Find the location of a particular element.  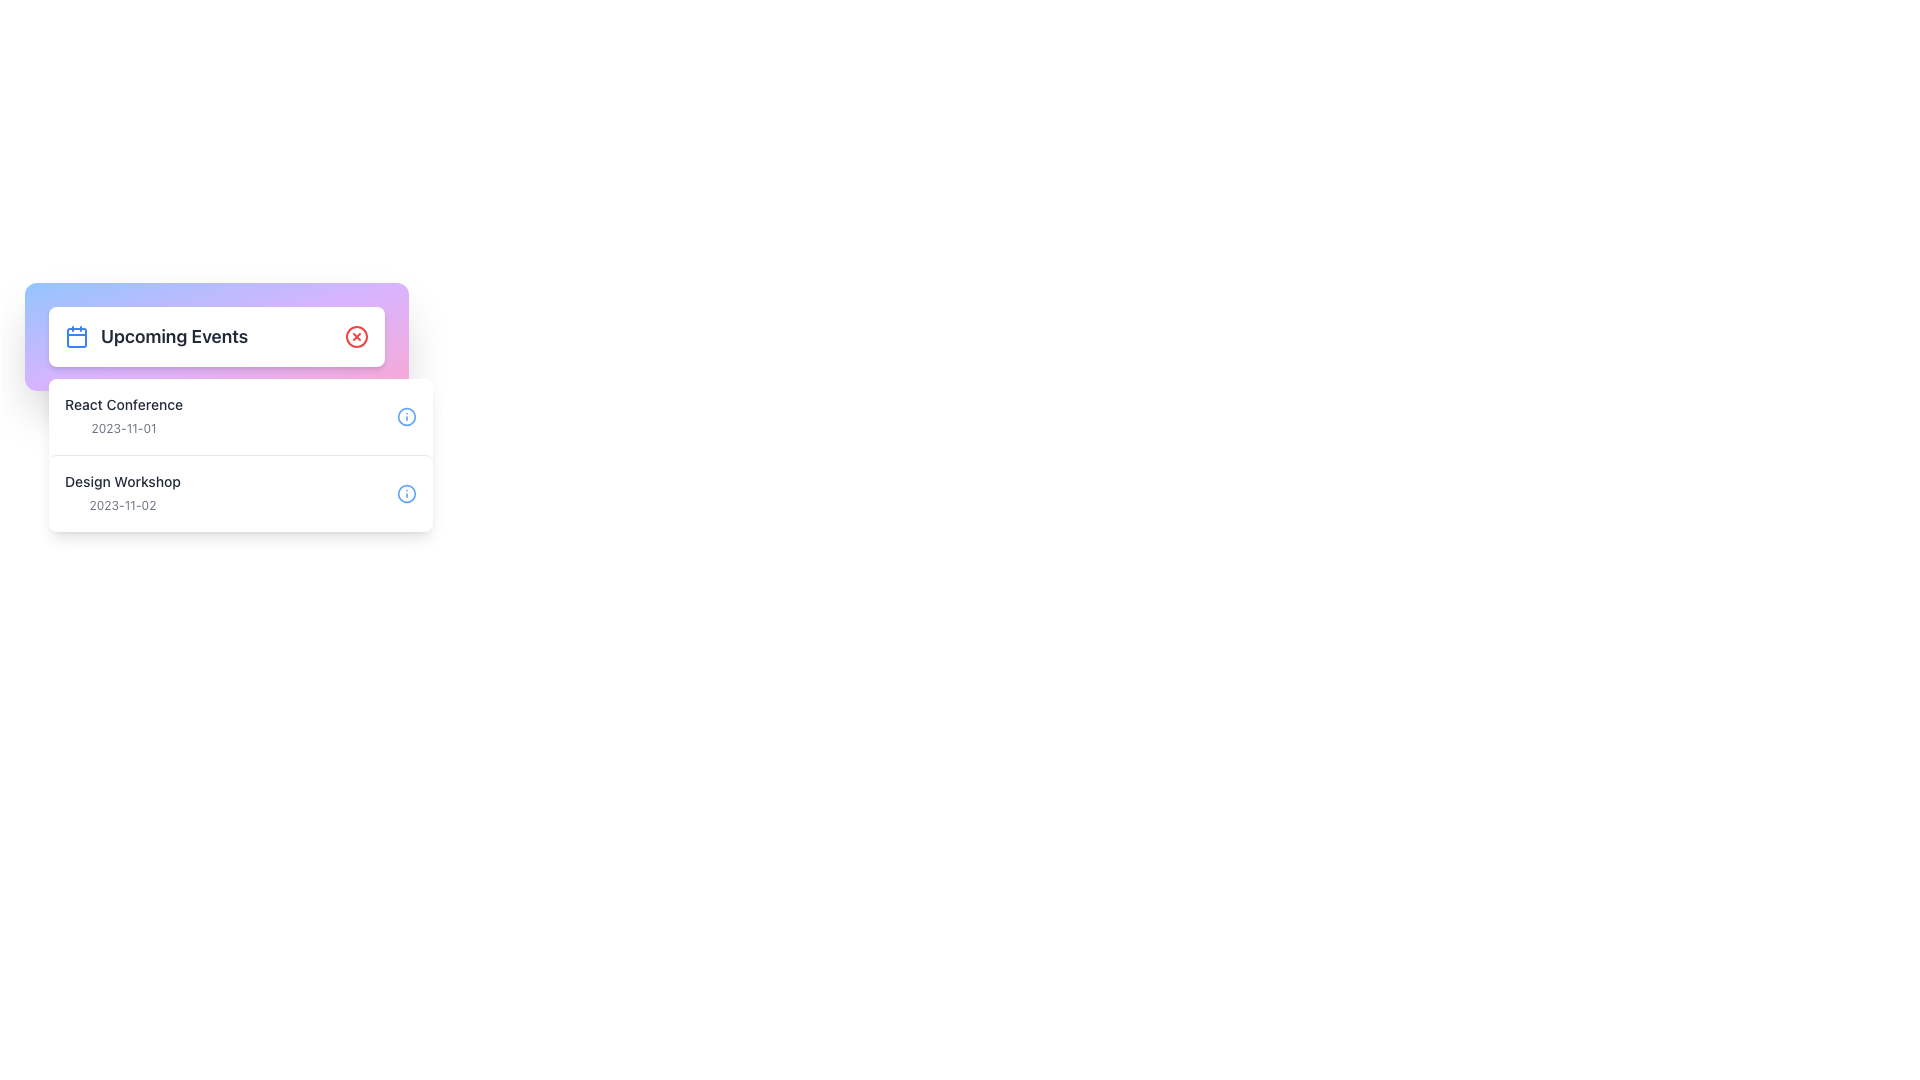

title of the header which contains a blue calendar icon and the text 'Upcoming Events', located at the center of the upper section of the card layout is located at coordinates (155, 335).